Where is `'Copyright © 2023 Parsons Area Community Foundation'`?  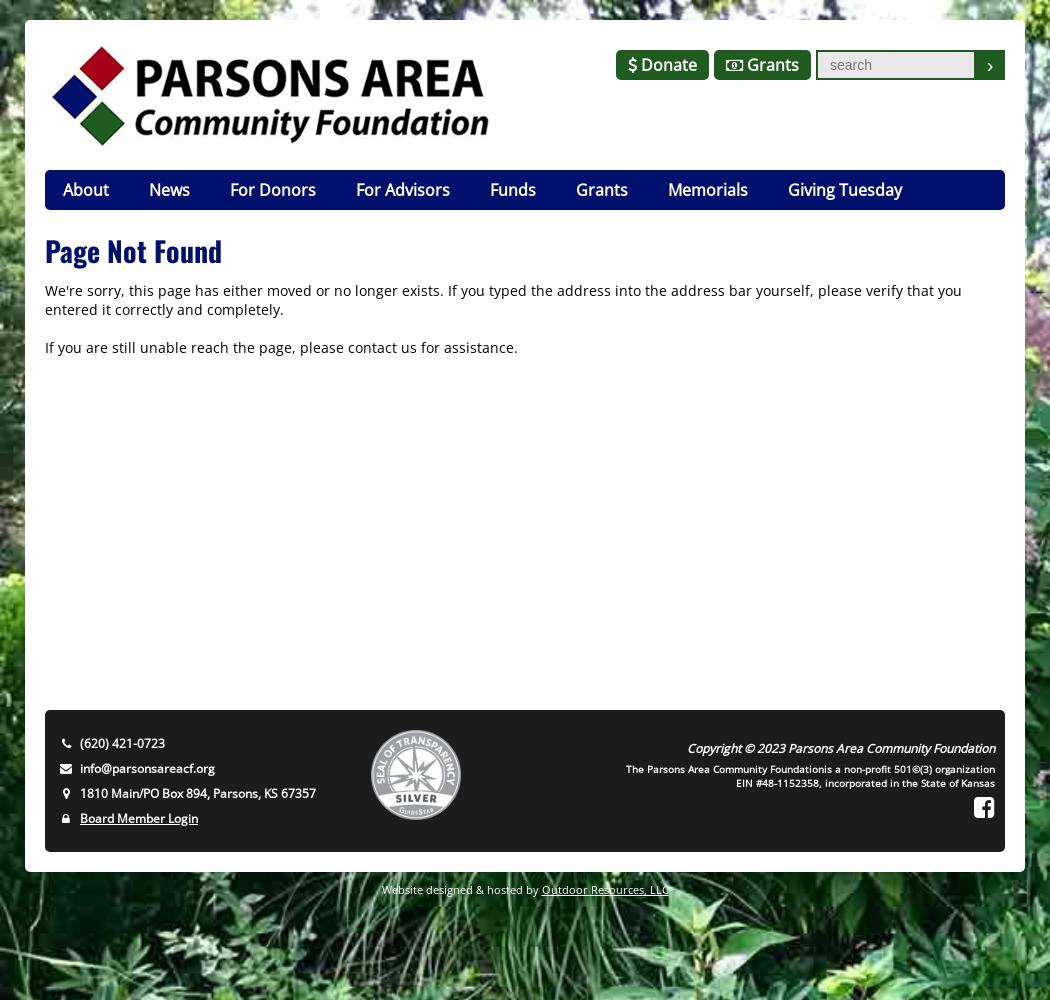 'Copyright © 2023 Parsons Area Community Foundation' is located at coordinates (841, 747).